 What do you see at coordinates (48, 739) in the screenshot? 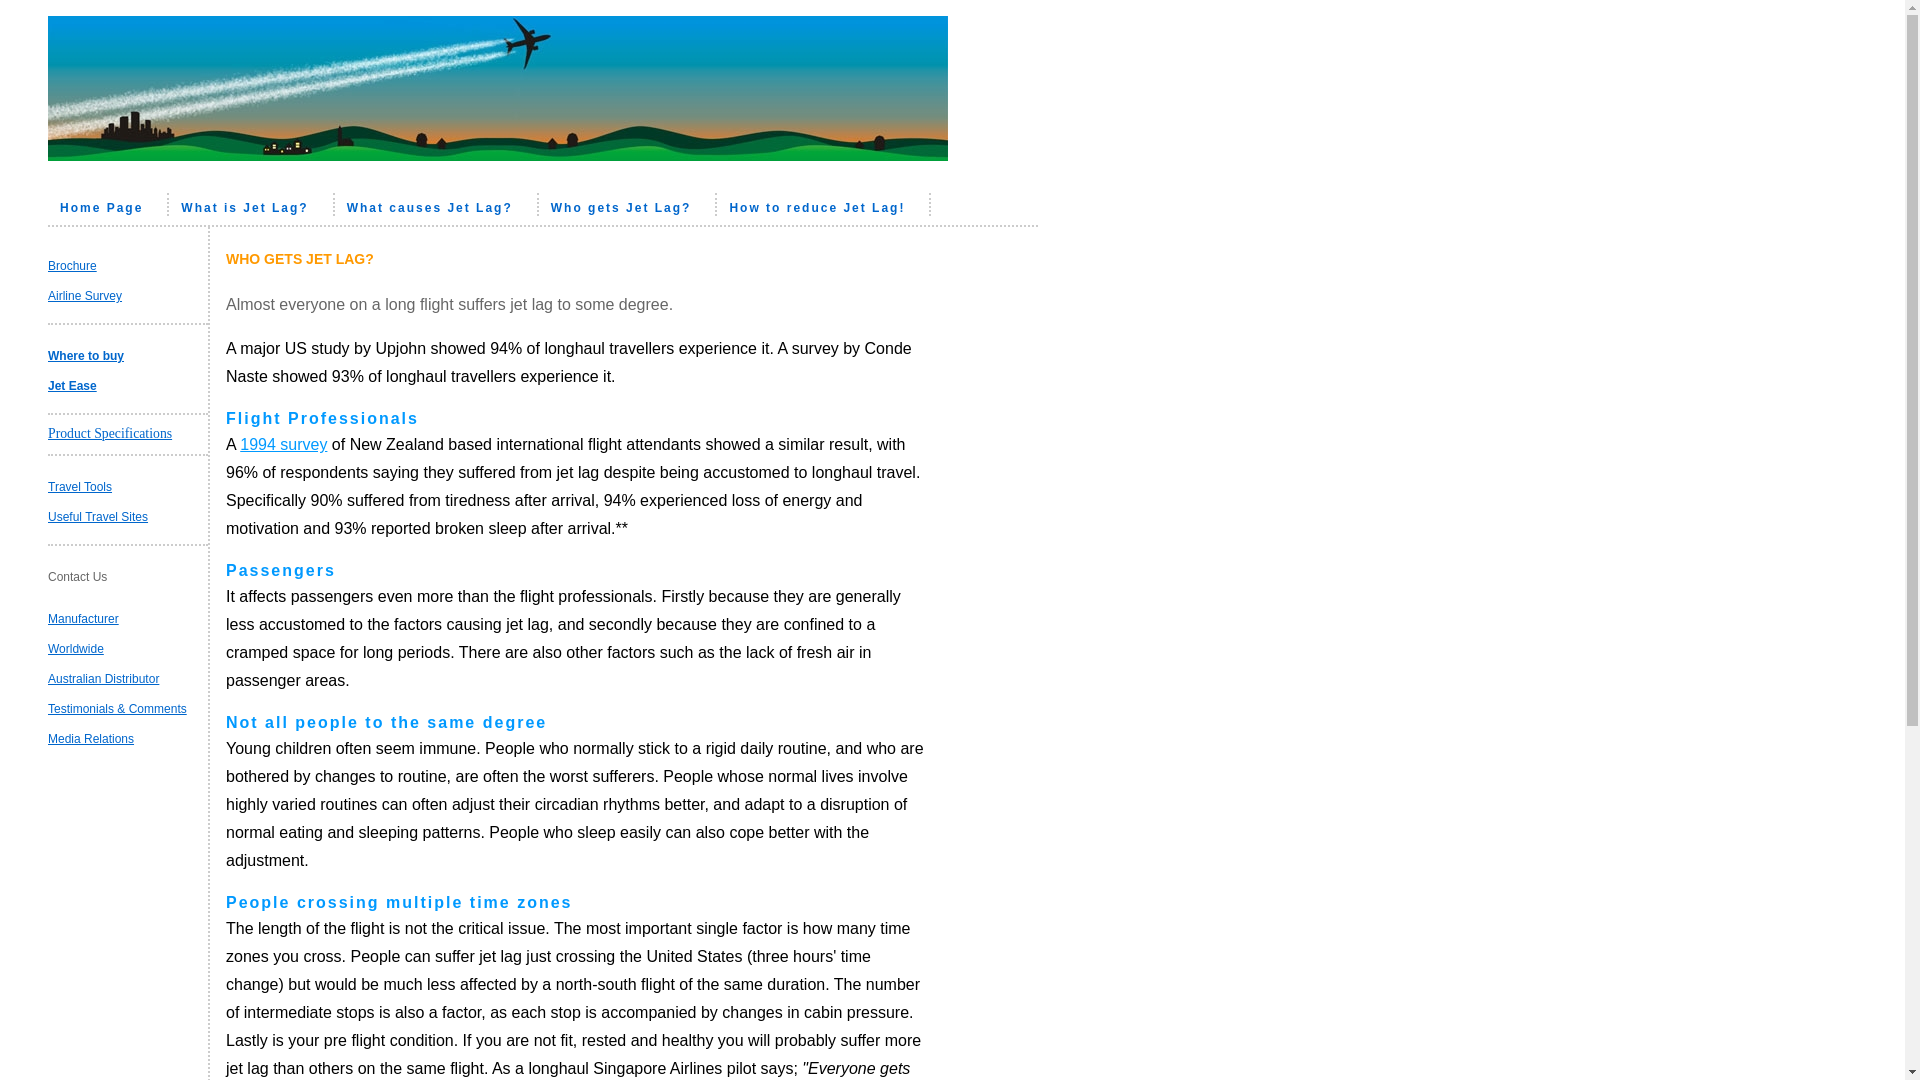
I see `'Media Relations'` at bounding box center [48, 739].